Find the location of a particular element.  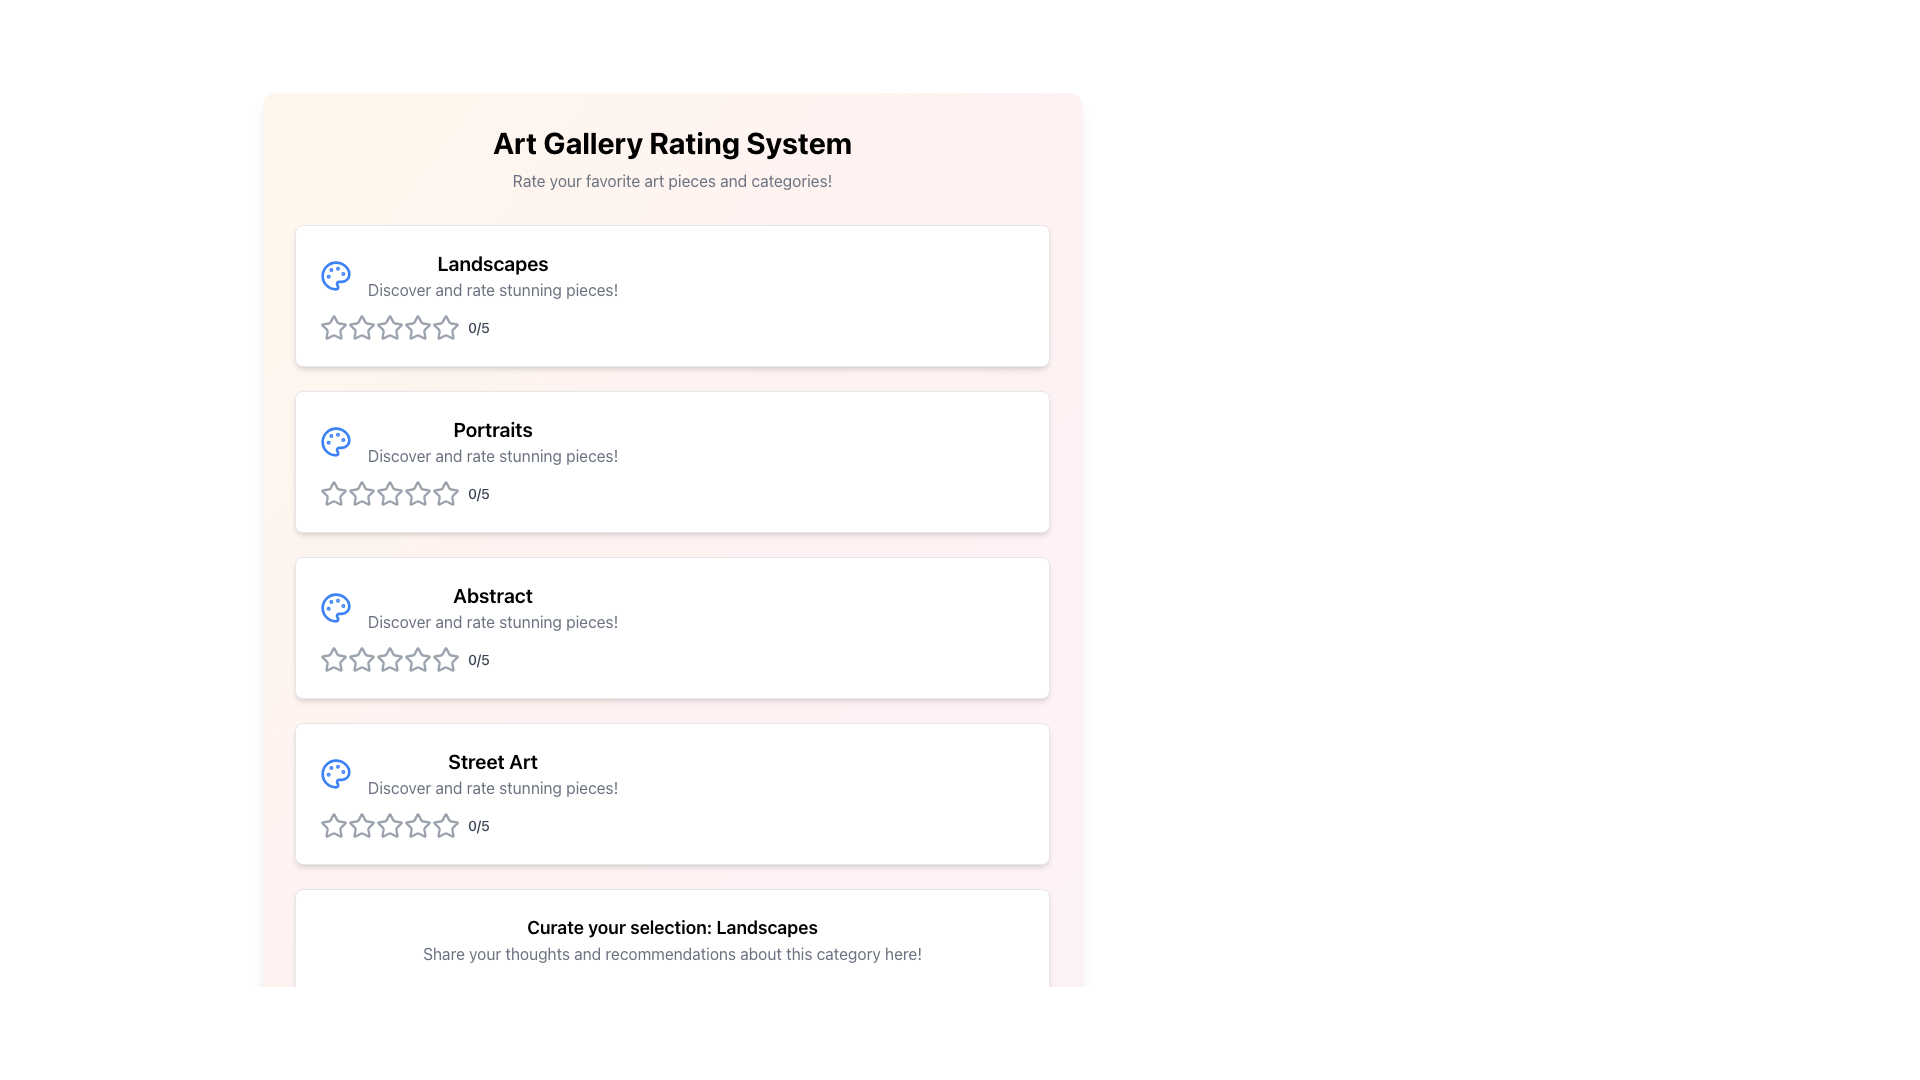

the second star icon from the left in the rating system located in the bottom-most card labeled 'Street Art' is located at coordinates (389, 825).